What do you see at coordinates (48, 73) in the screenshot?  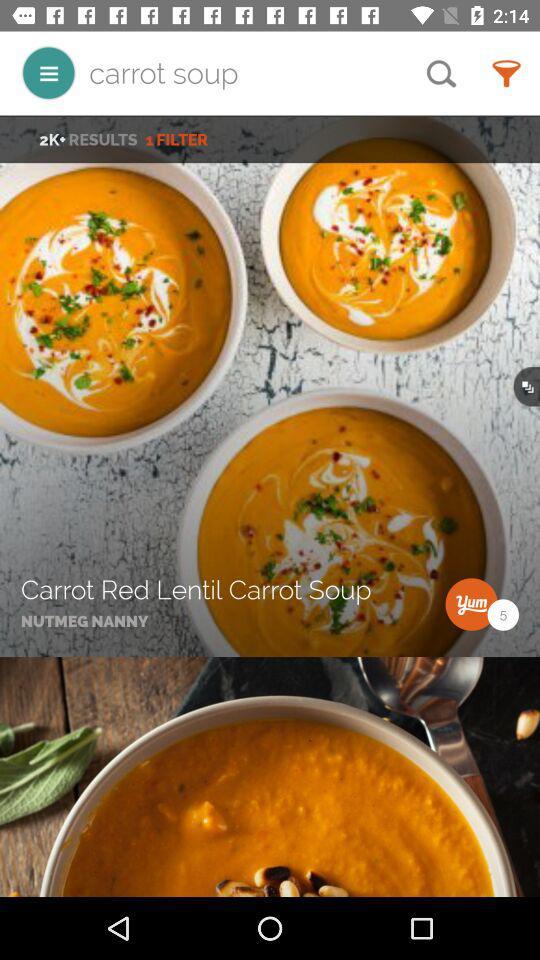 I see `item to the left of the carrot soup` at bounding box center [48, 73].